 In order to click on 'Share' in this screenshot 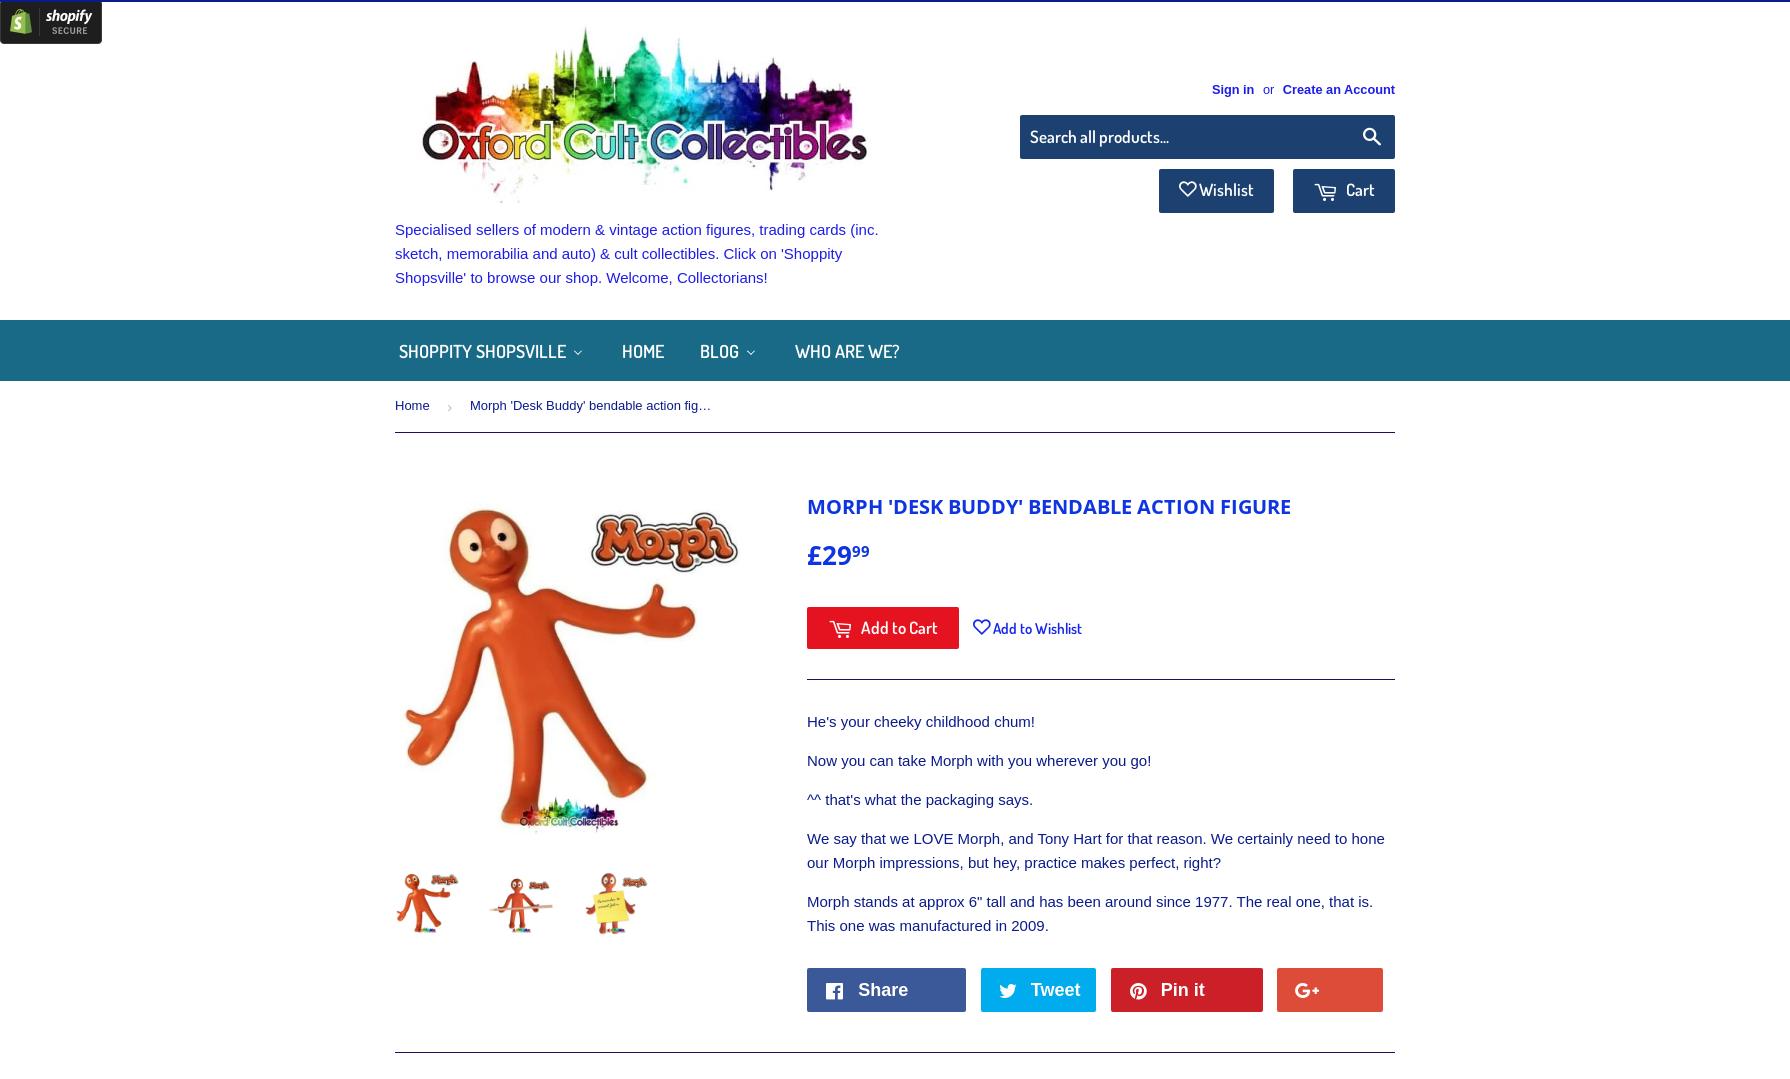, I will do `click(882, 988)`.